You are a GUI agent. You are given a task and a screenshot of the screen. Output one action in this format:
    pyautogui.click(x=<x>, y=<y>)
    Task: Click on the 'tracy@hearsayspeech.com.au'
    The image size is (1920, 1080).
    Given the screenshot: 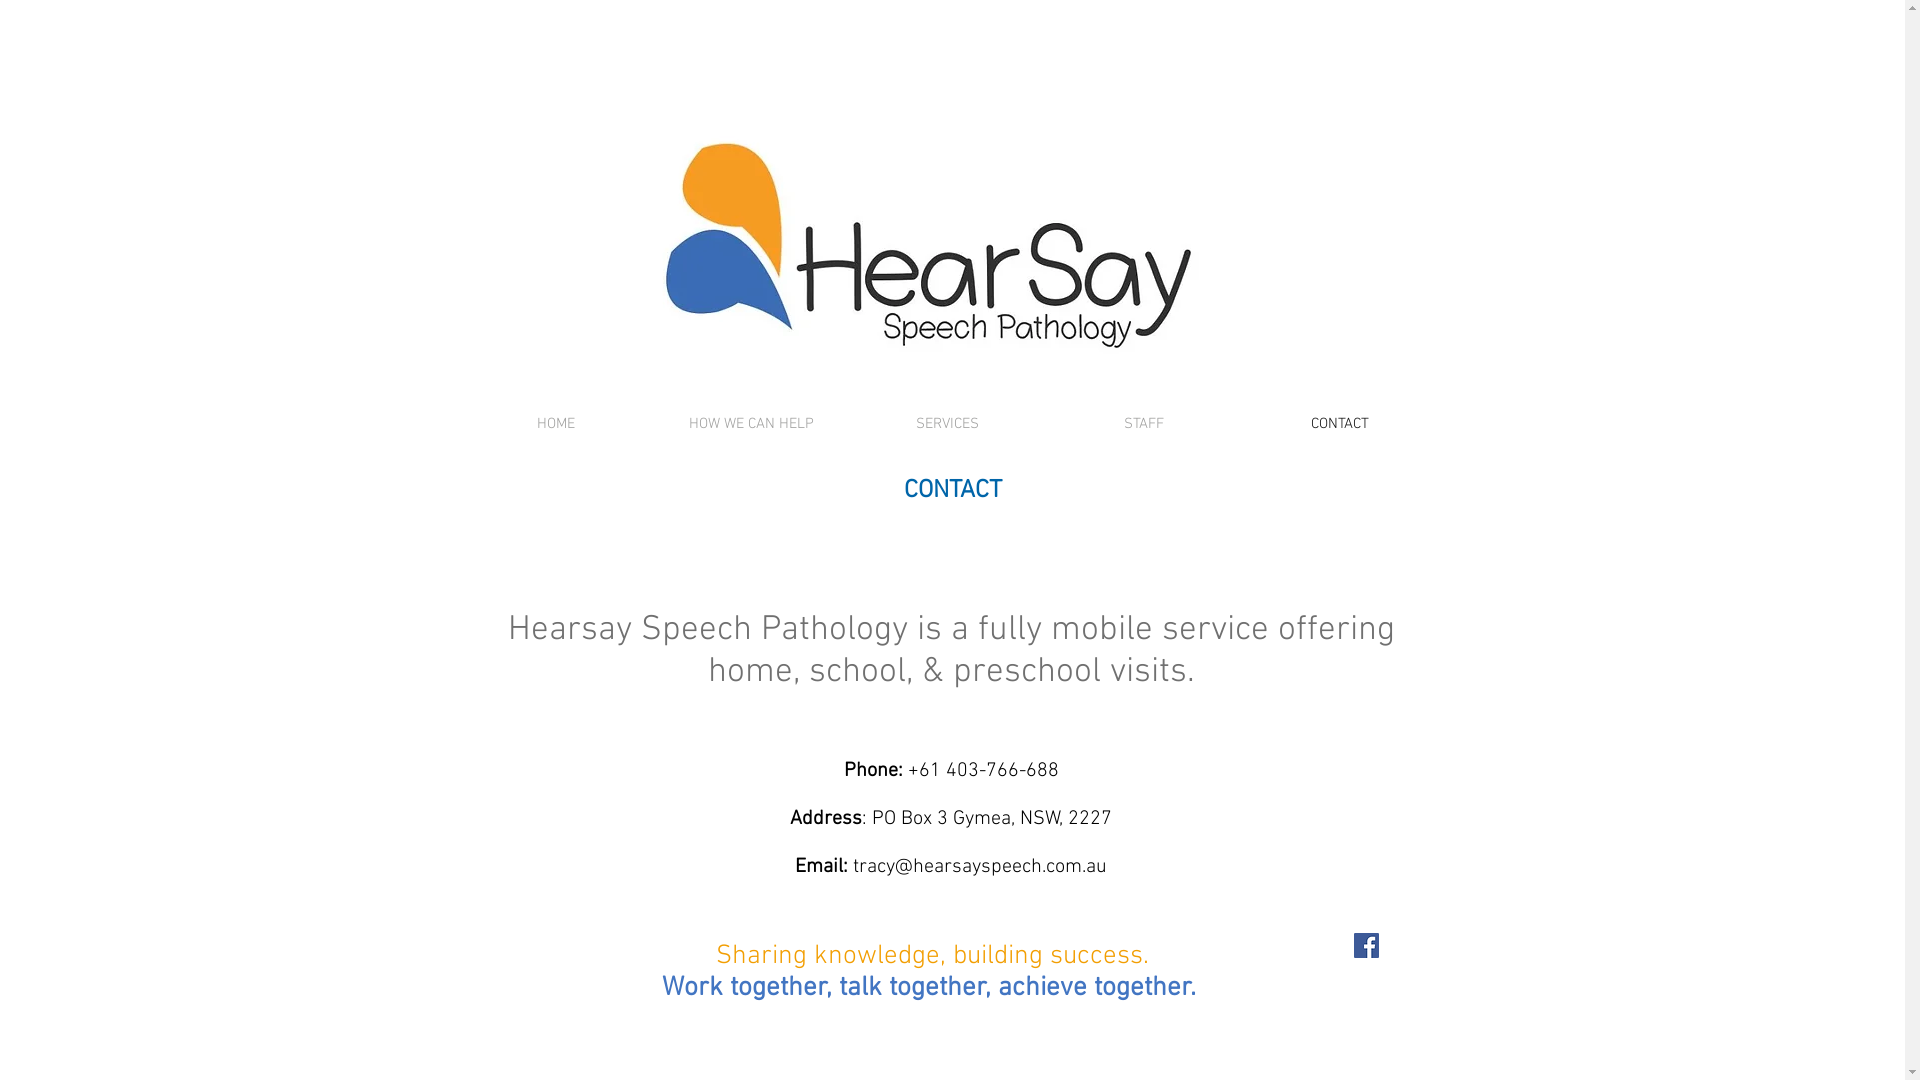 What is the action you would take?
    pyautogui.click(x=979, y=866)
    